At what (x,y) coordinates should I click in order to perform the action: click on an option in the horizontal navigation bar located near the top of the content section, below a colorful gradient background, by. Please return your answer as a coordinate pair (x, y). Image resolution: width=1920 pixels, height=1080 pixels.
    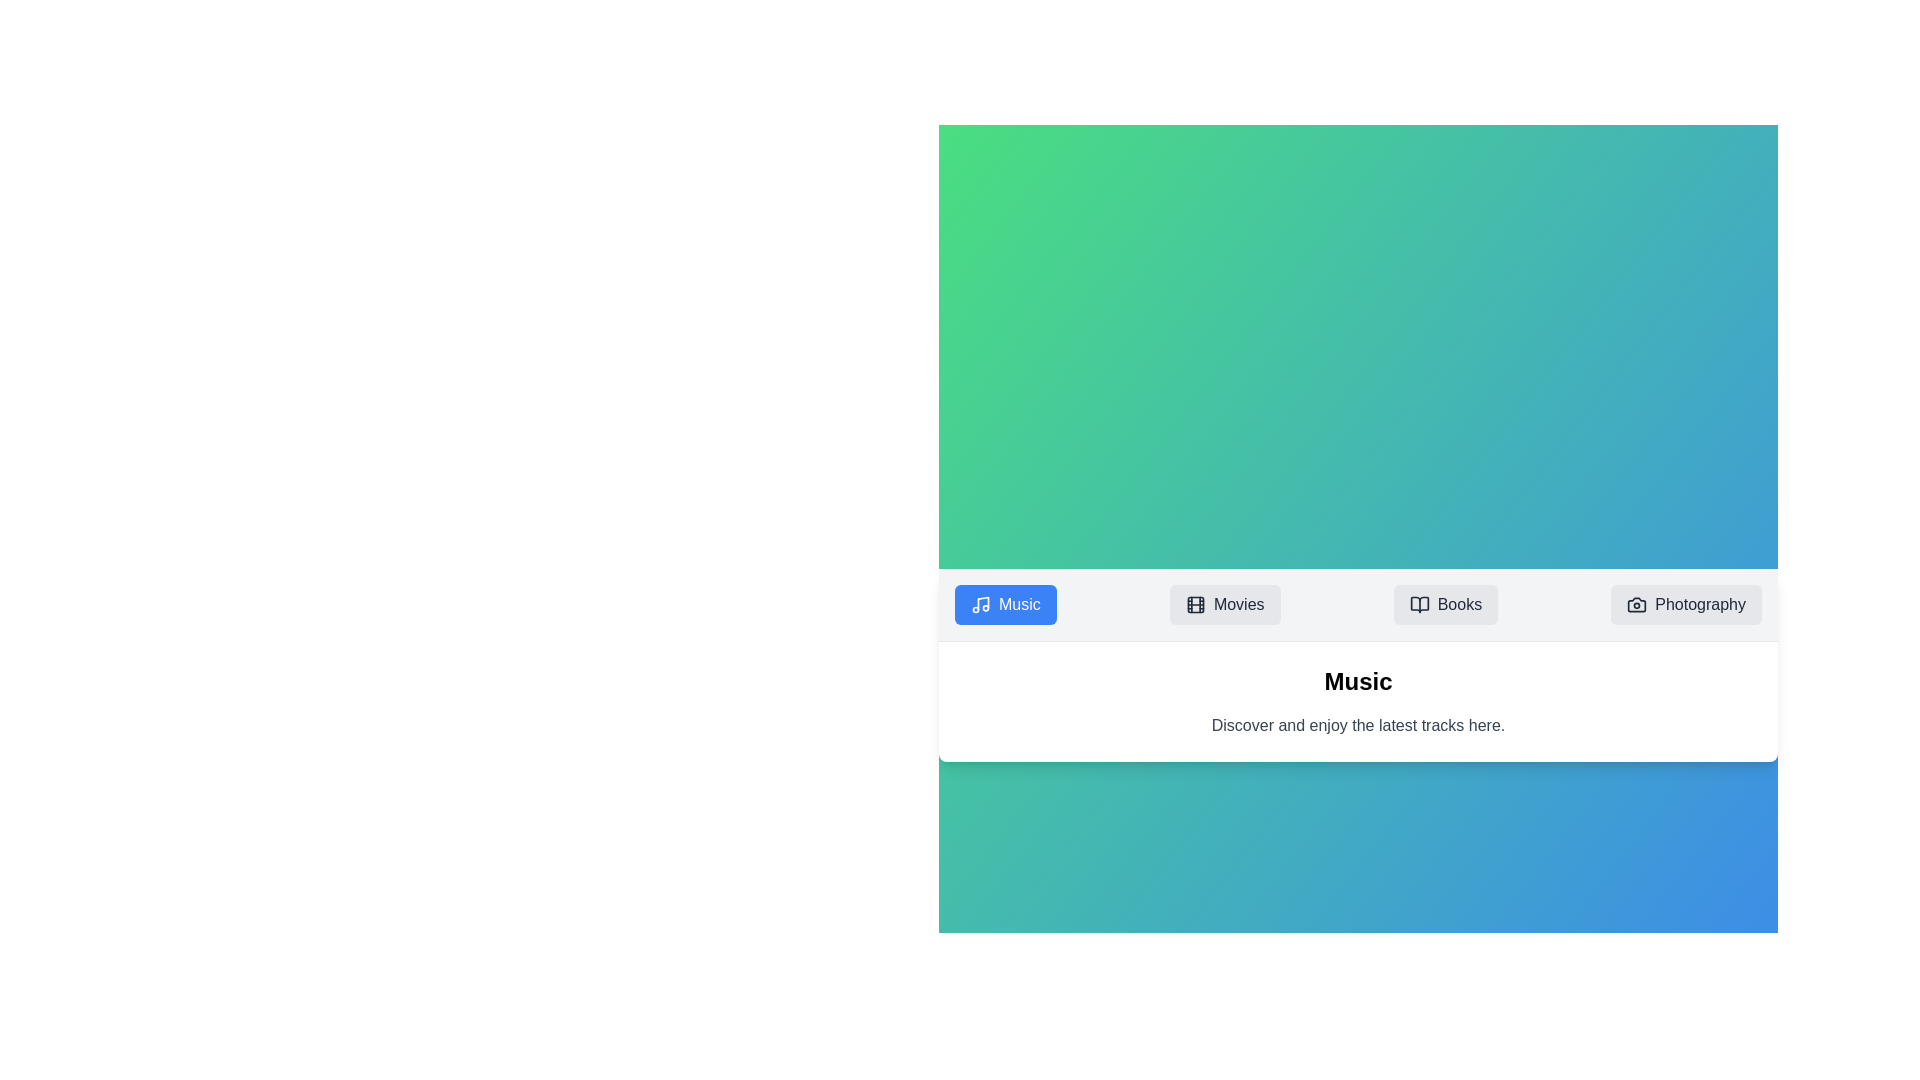
    Looking at the image, I should click on (1358, 604).